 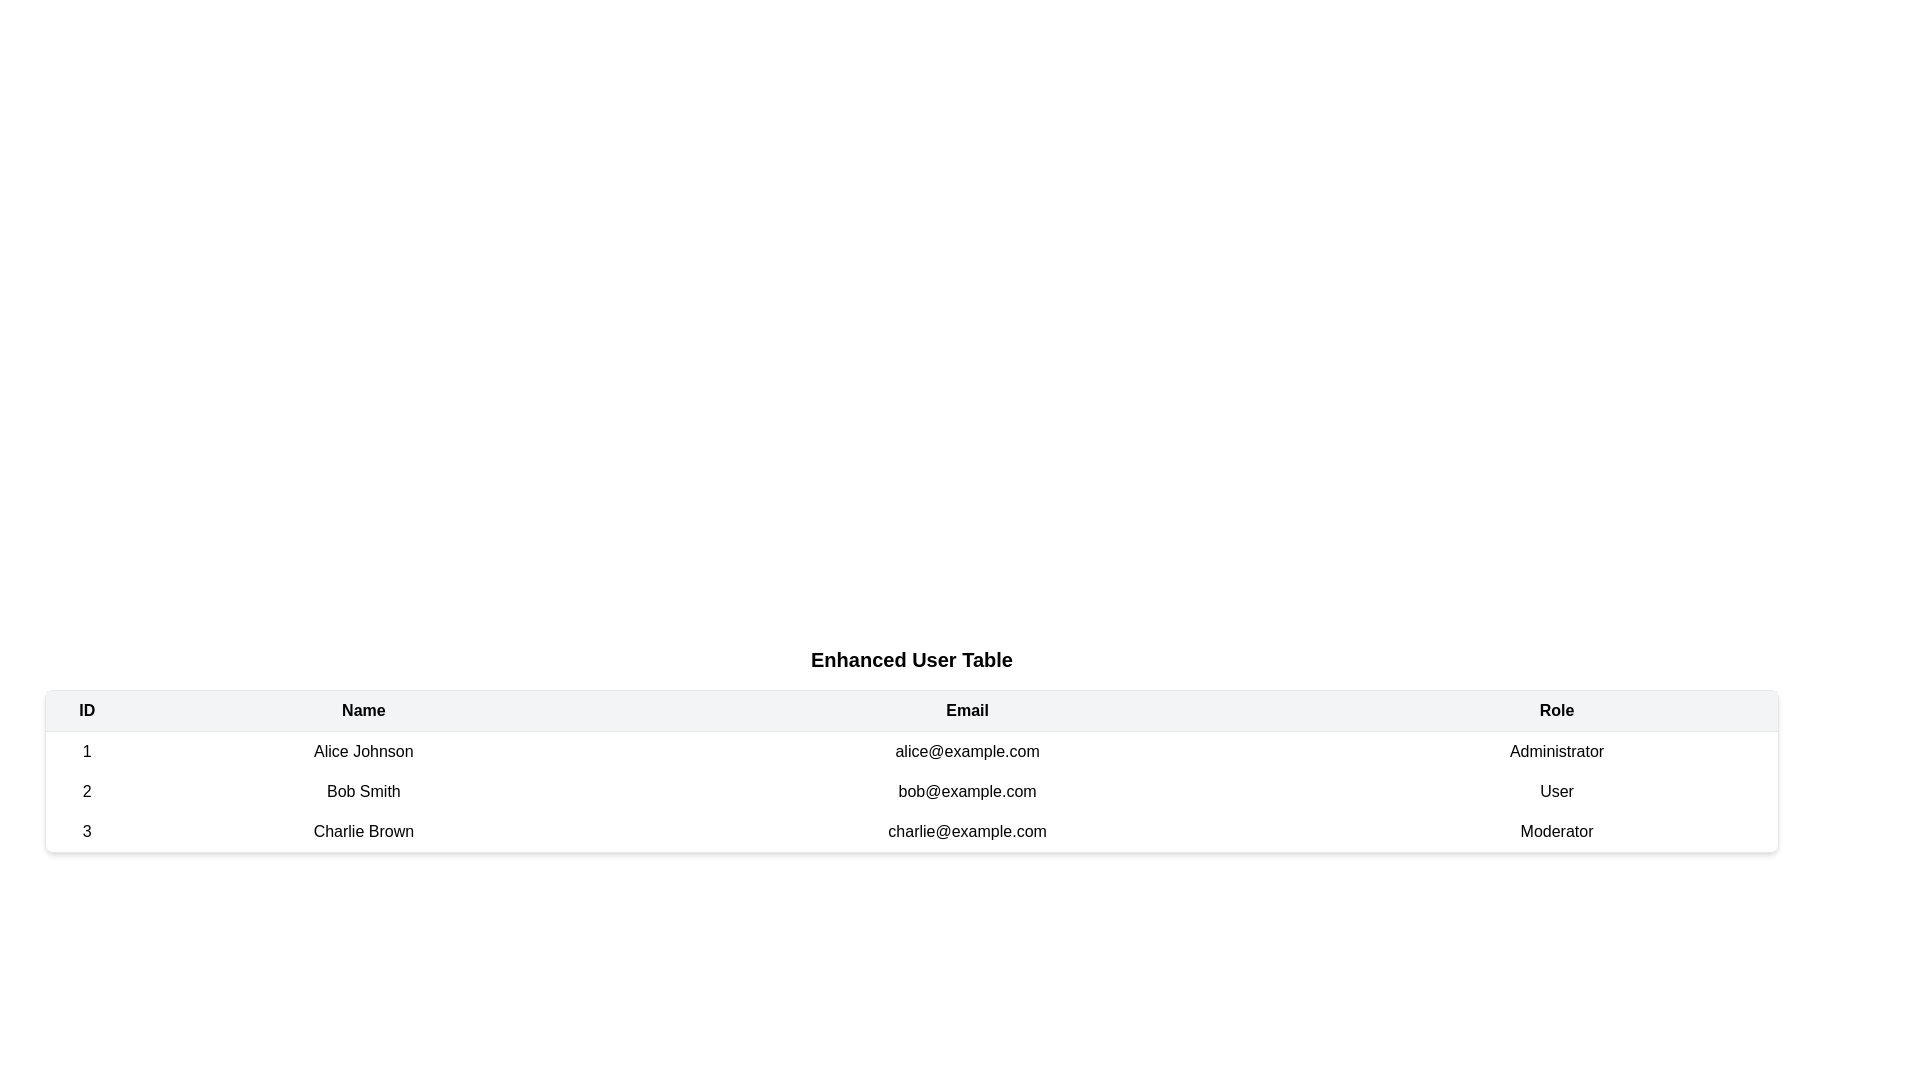 What do you see at coordinates (86, 710) in the screenshot?
I see `the 'ID' table header cell, which is the first column header in a row of four headers at the top-left of the table` at bounding box center [86, 710].